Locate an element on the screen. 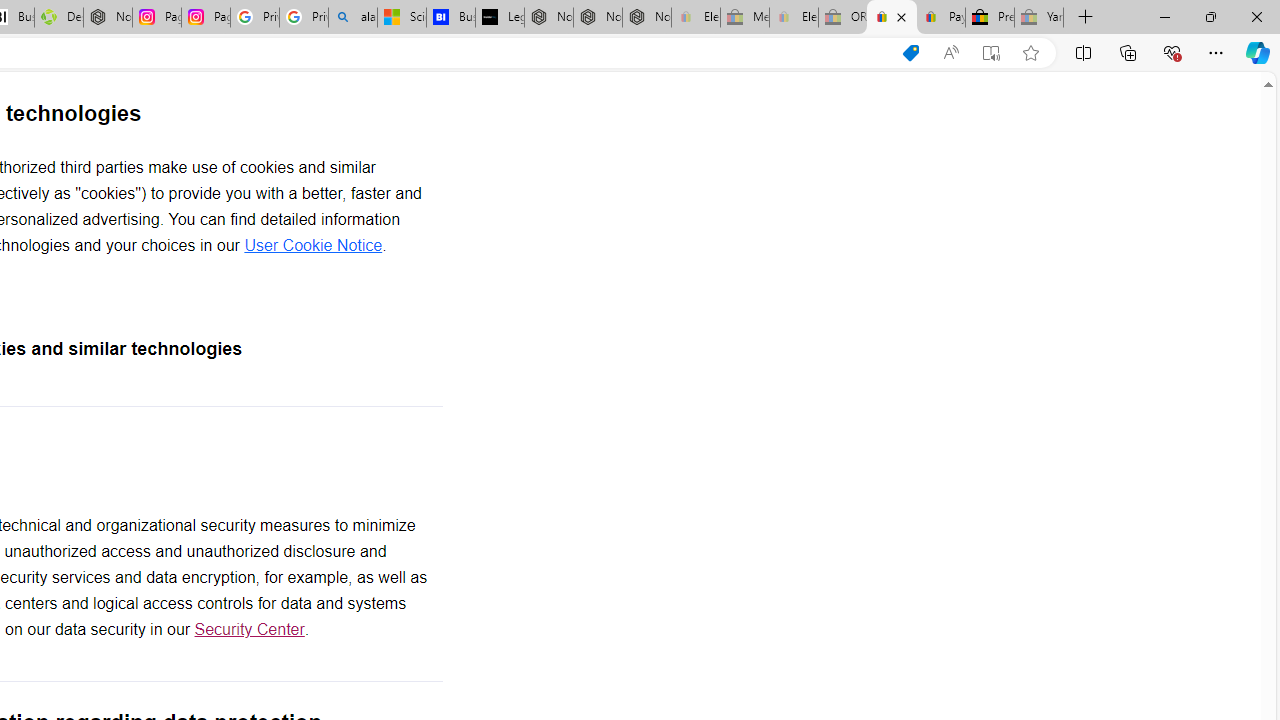  'Press Room - eBay Inc.' is located at coordinates (990, 17).